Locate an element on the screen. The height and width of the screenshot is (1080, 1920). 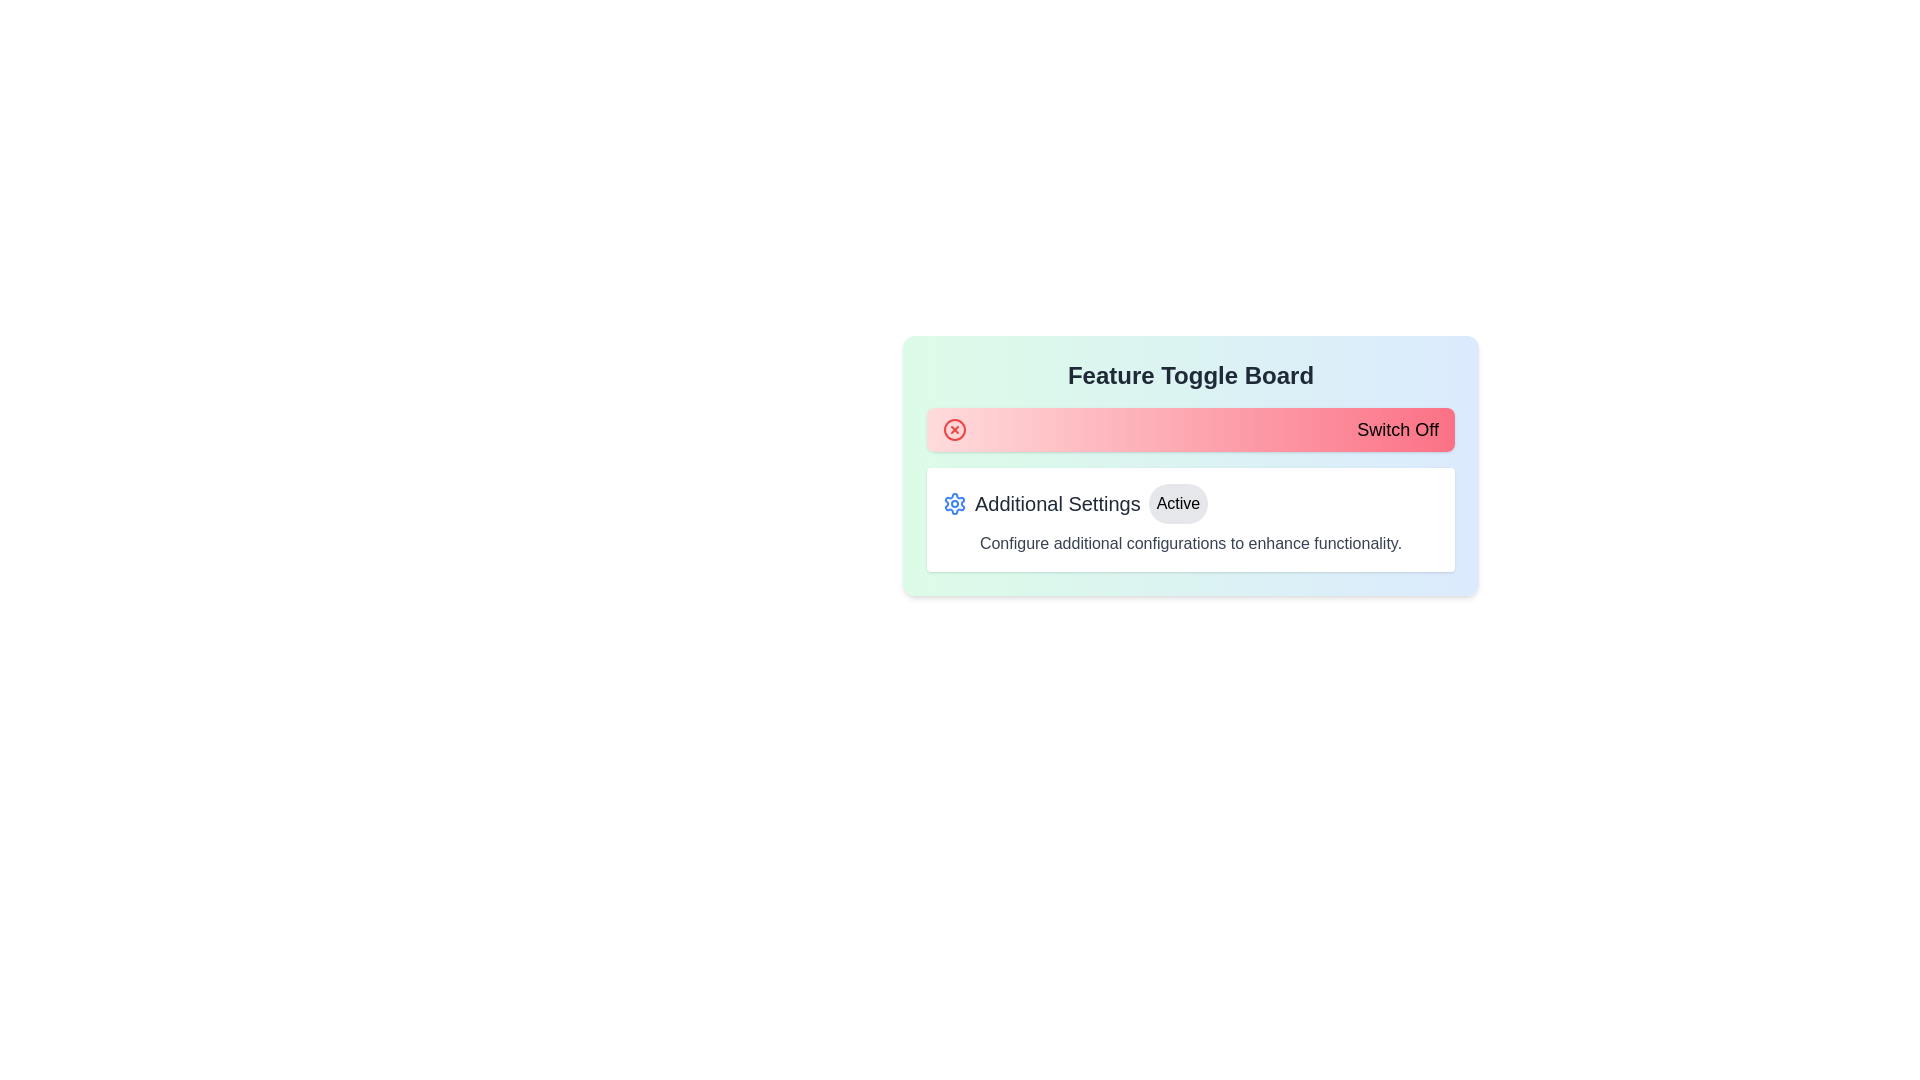
the 'Active' button in the Settings display row is located at coordinates (1190, 503).